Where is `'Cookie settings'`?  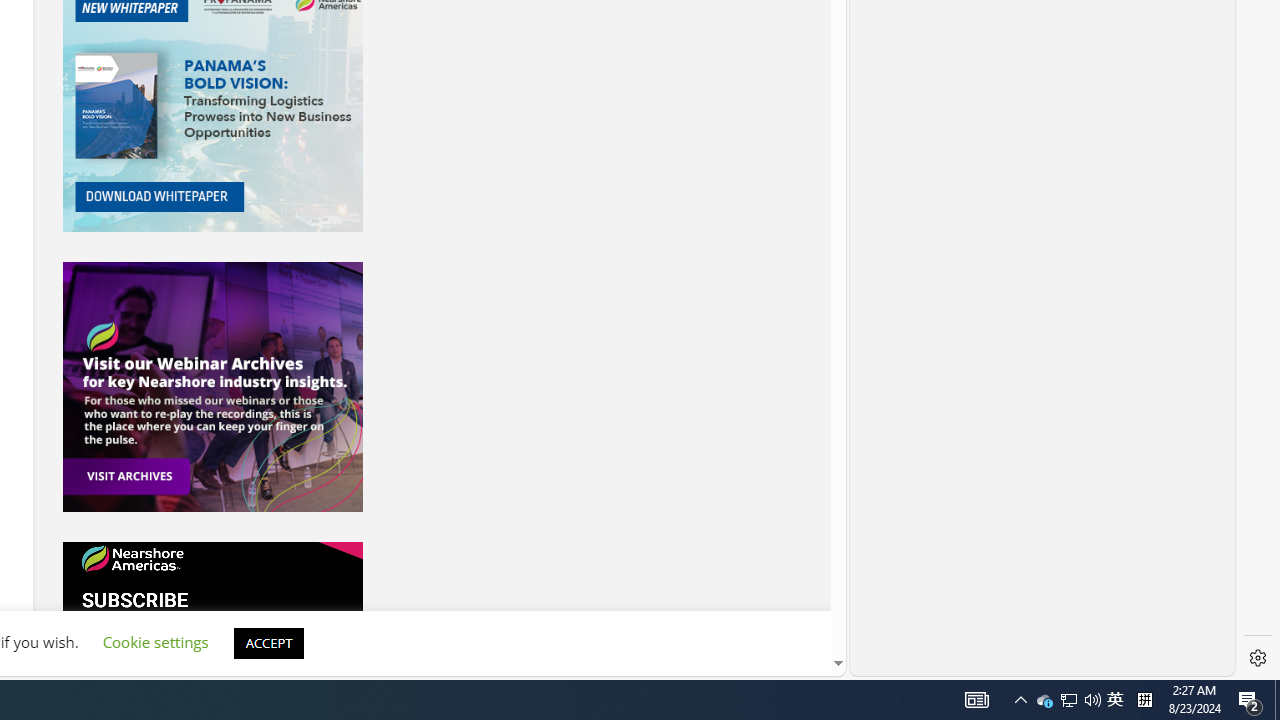 'Cookie settings' is located at coordinates (154, 642).